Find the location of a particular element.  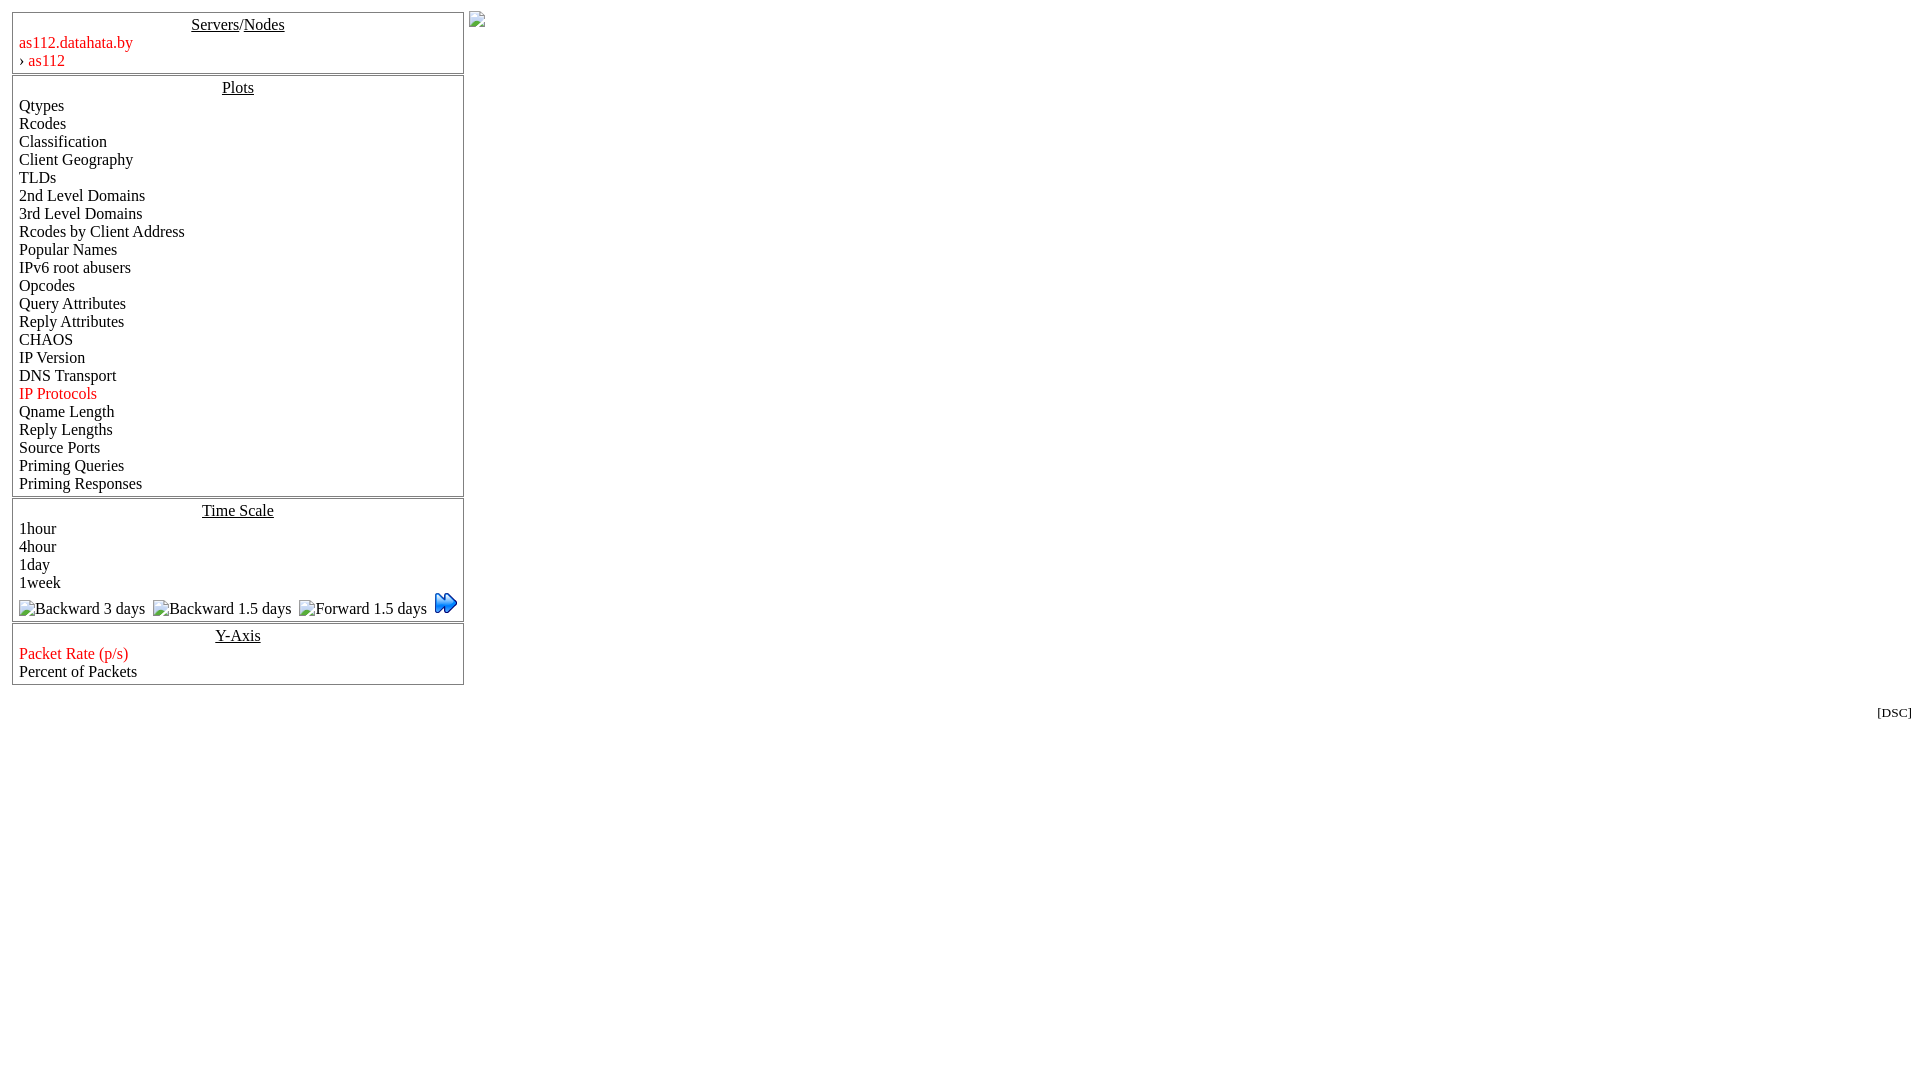

'IPv6 root abusers' is located at coordinates (75, 266).